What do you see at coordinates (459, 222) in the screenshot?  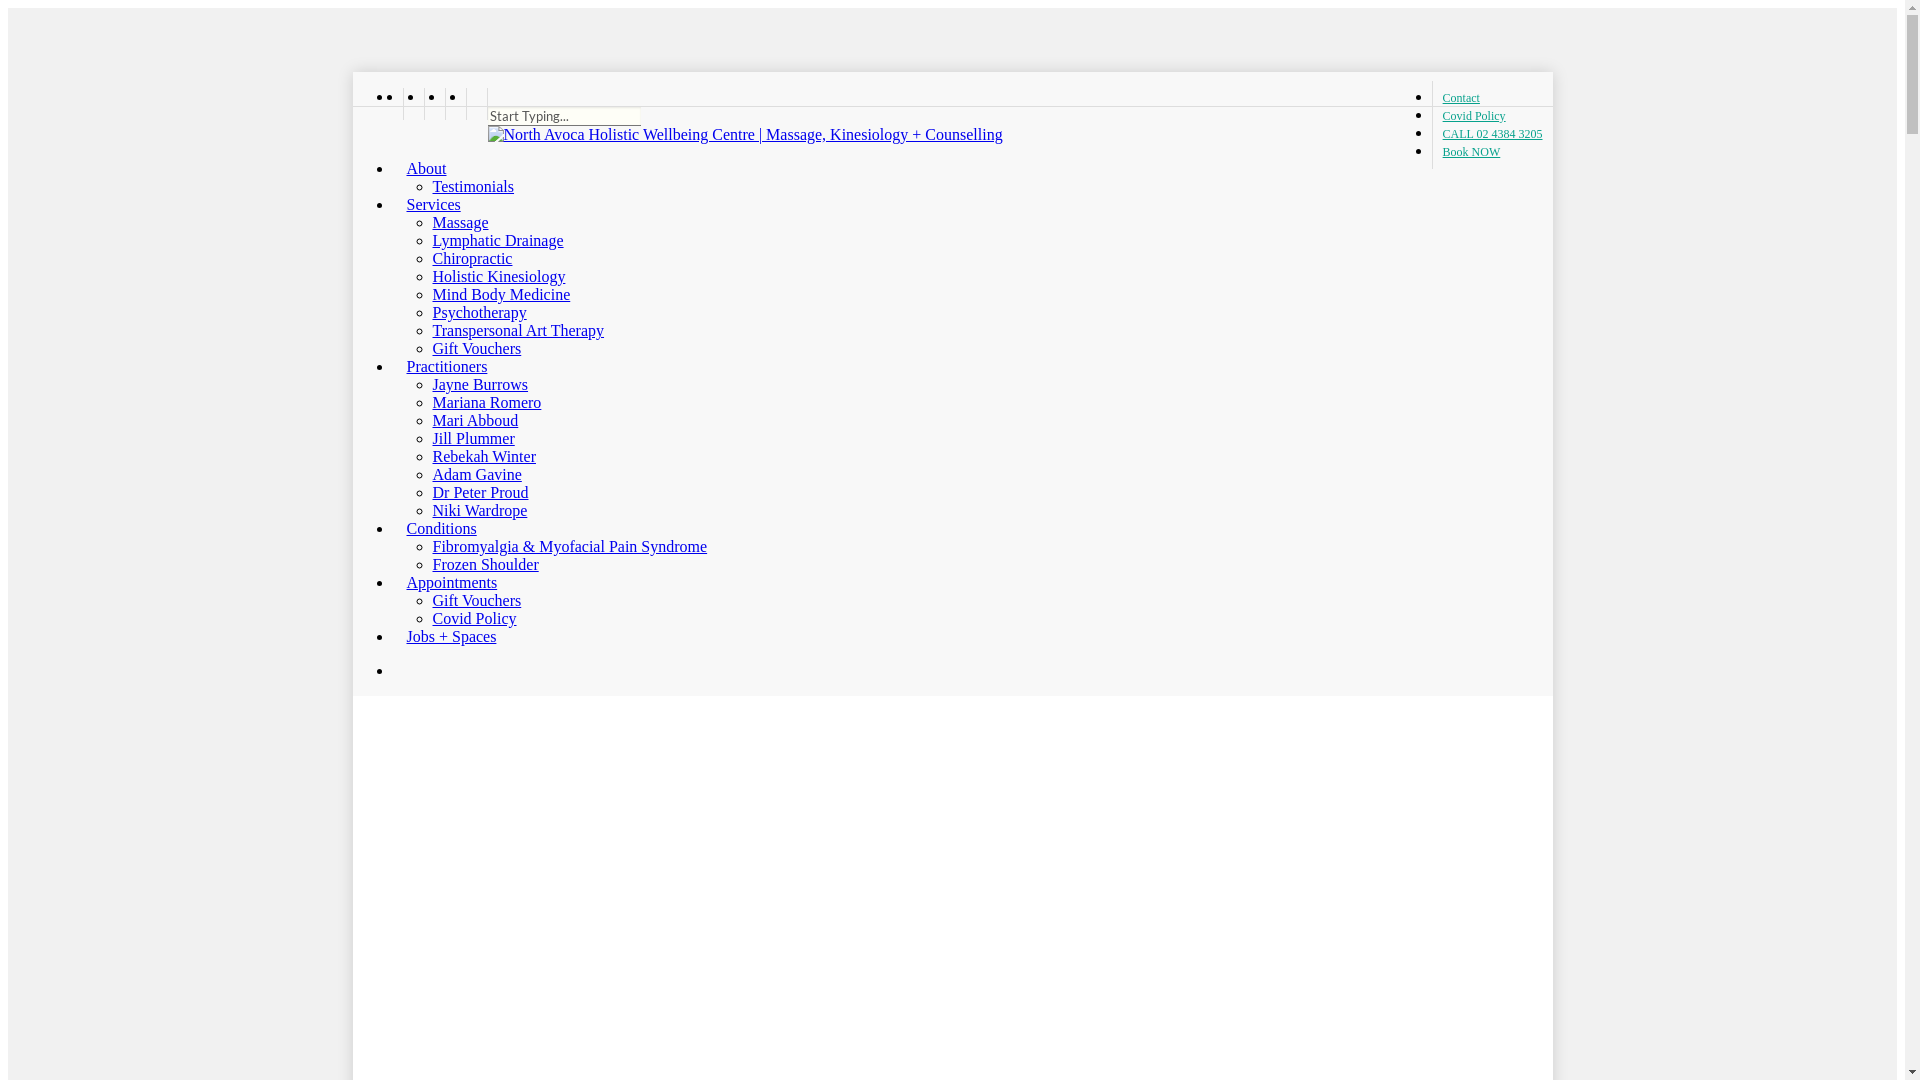 I see `'Massage'` at bounding box center [459, 222].